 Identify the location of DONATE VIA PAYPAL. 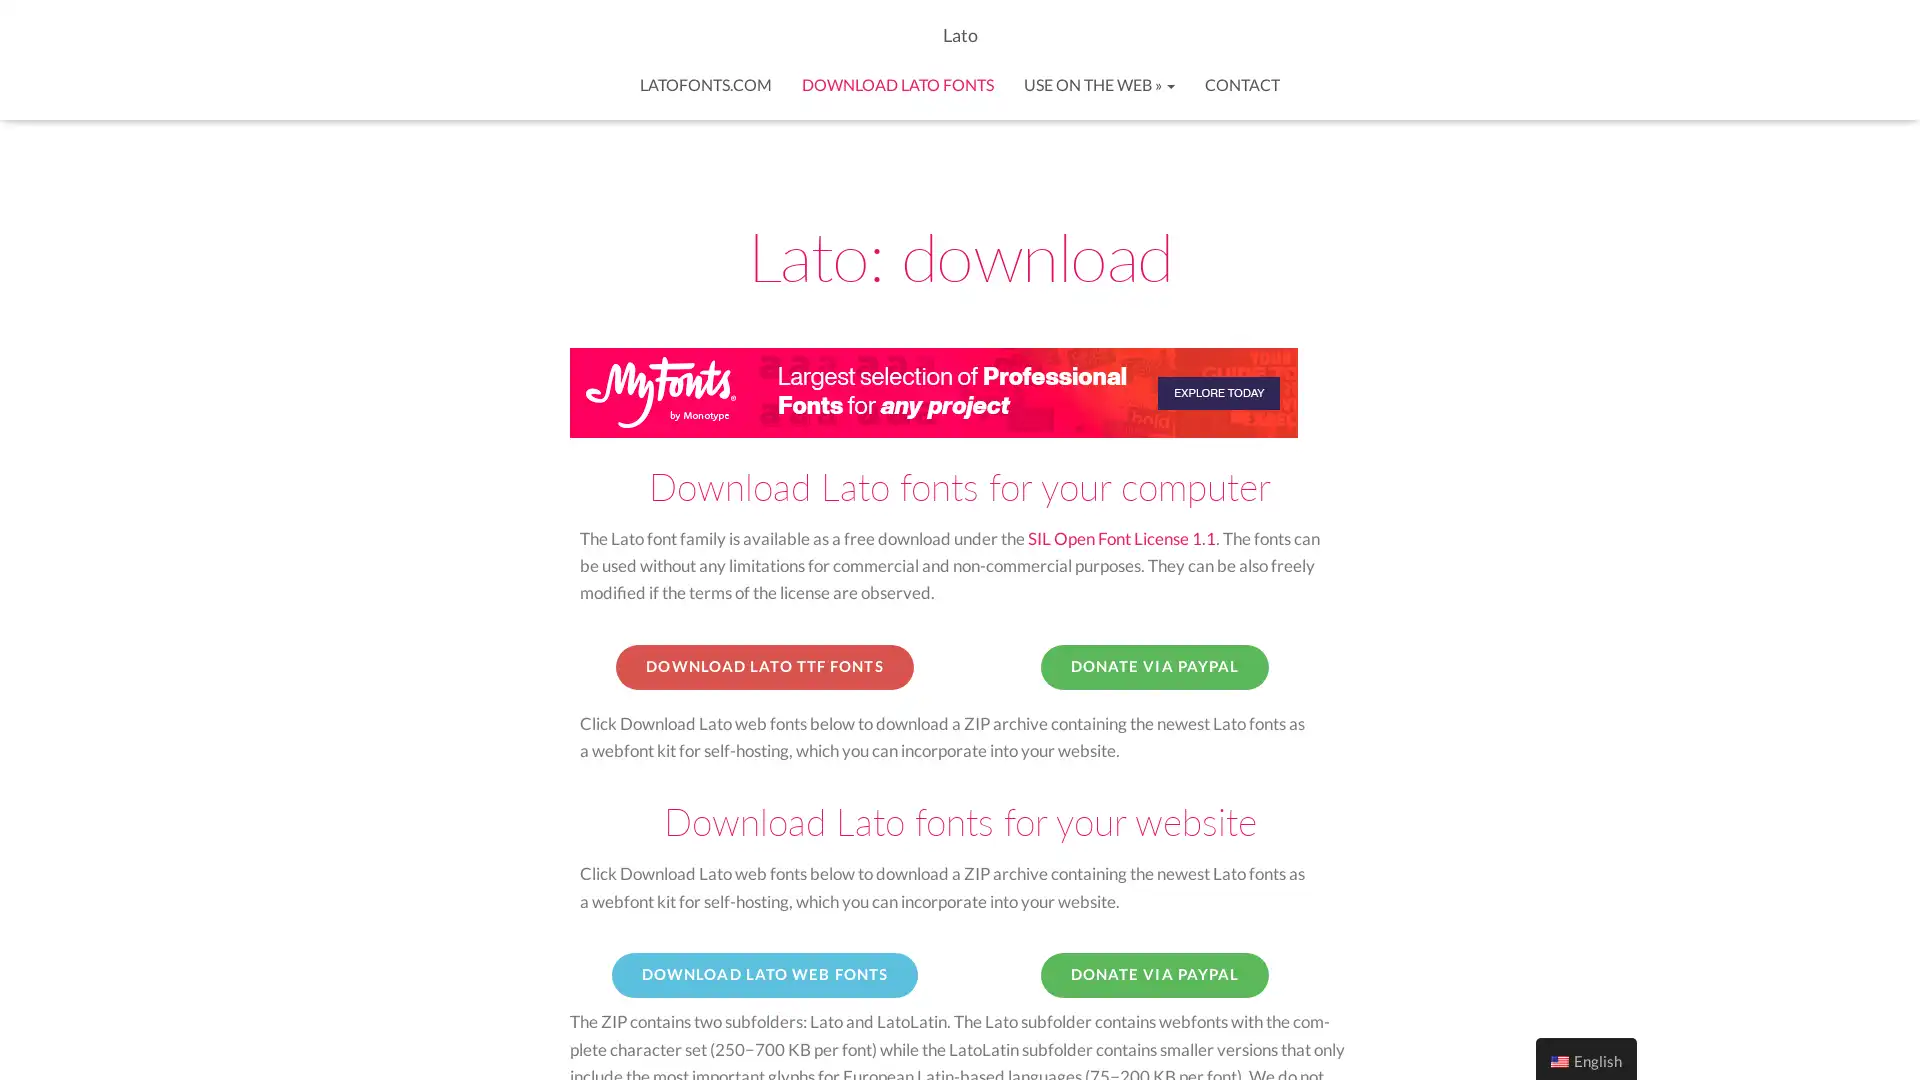
(1154, 974).